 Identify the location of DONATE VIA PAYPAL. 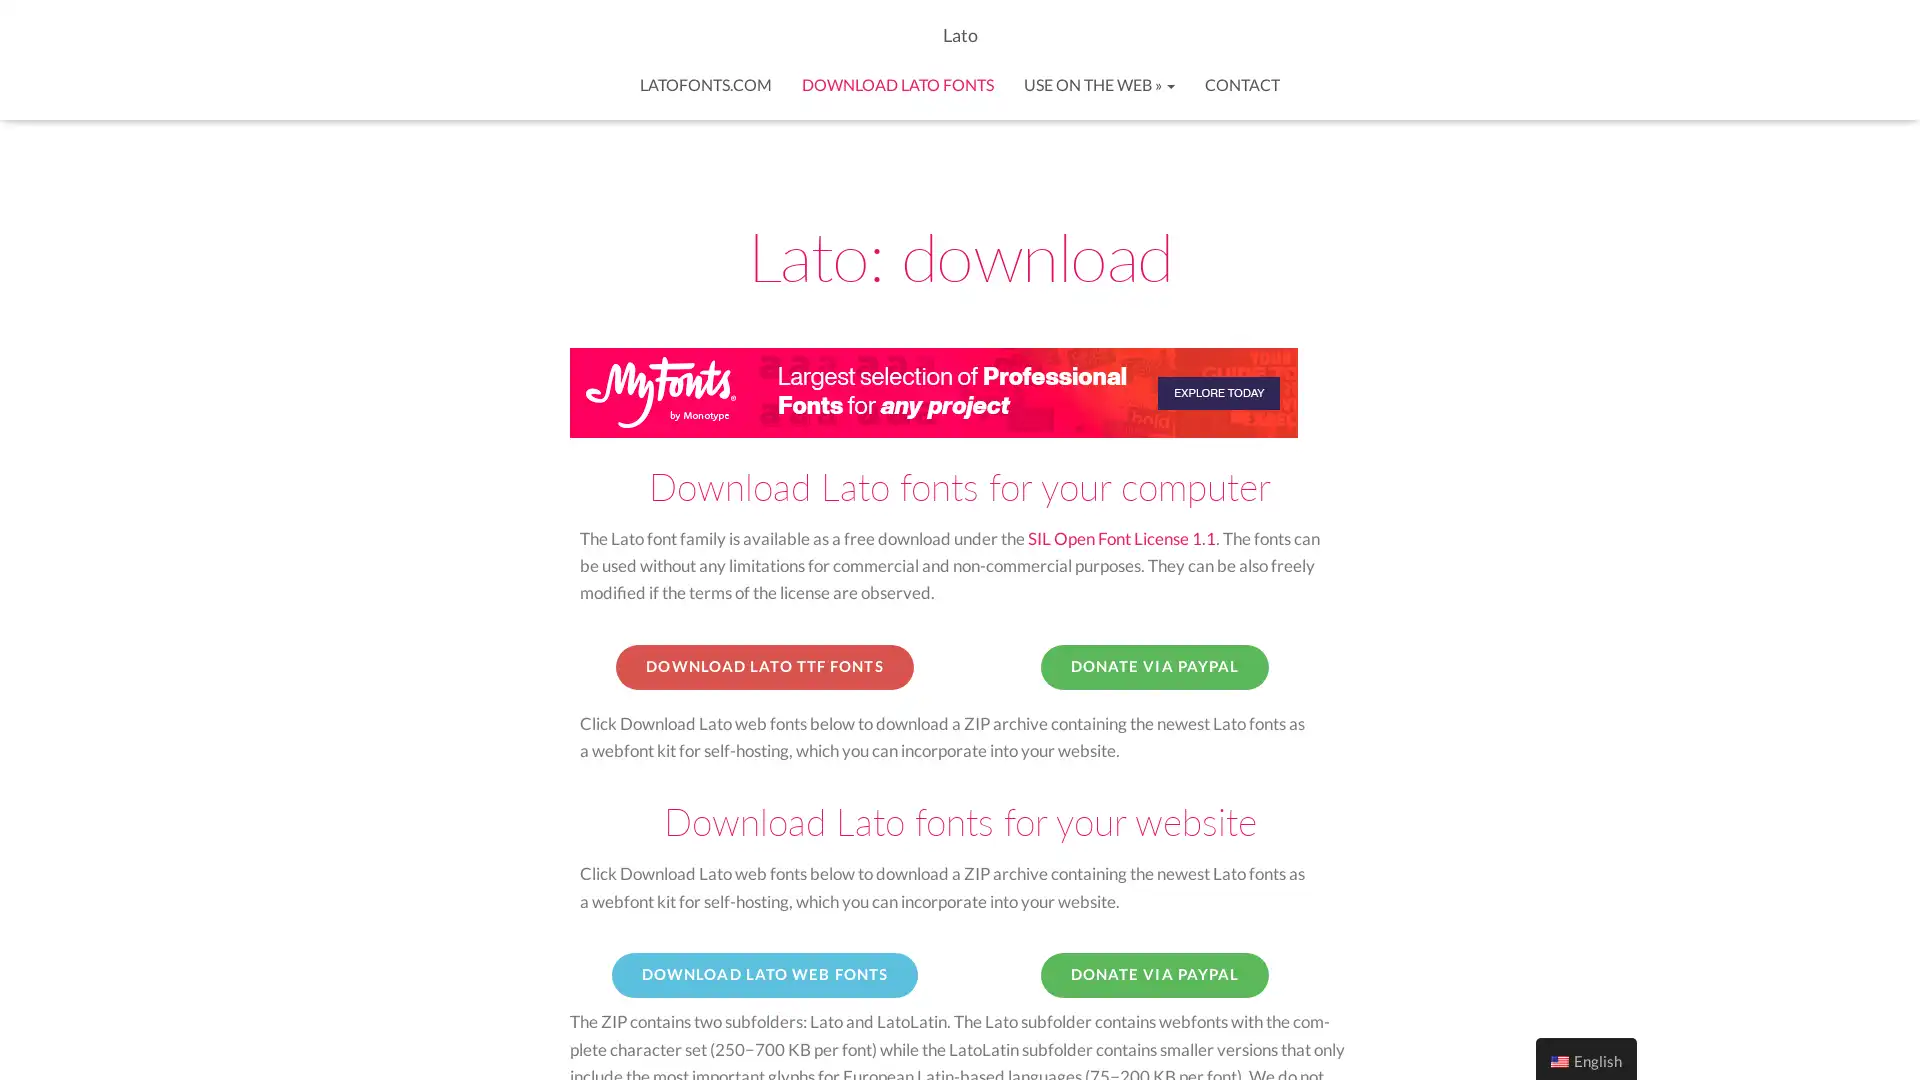
(1154, 974).